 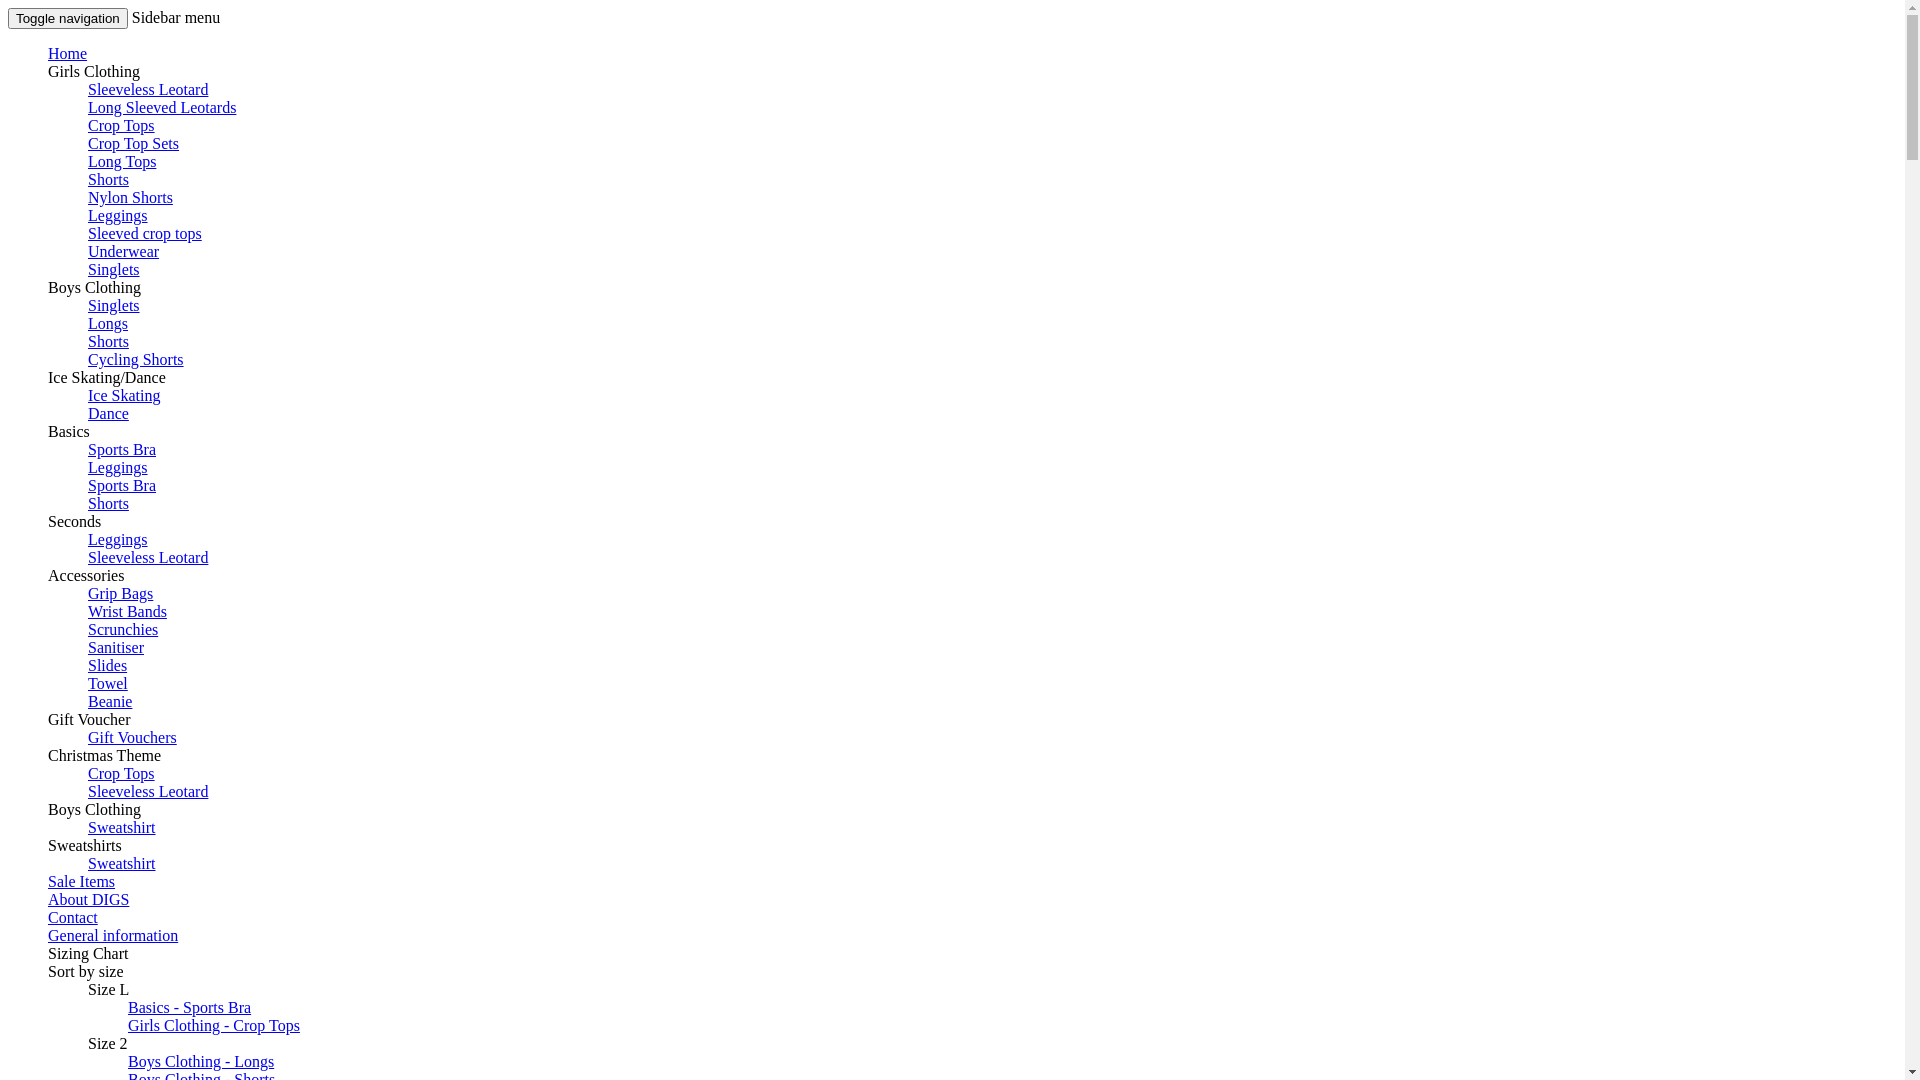 I want to click on 'Leggings', so click(x=117, y=467).